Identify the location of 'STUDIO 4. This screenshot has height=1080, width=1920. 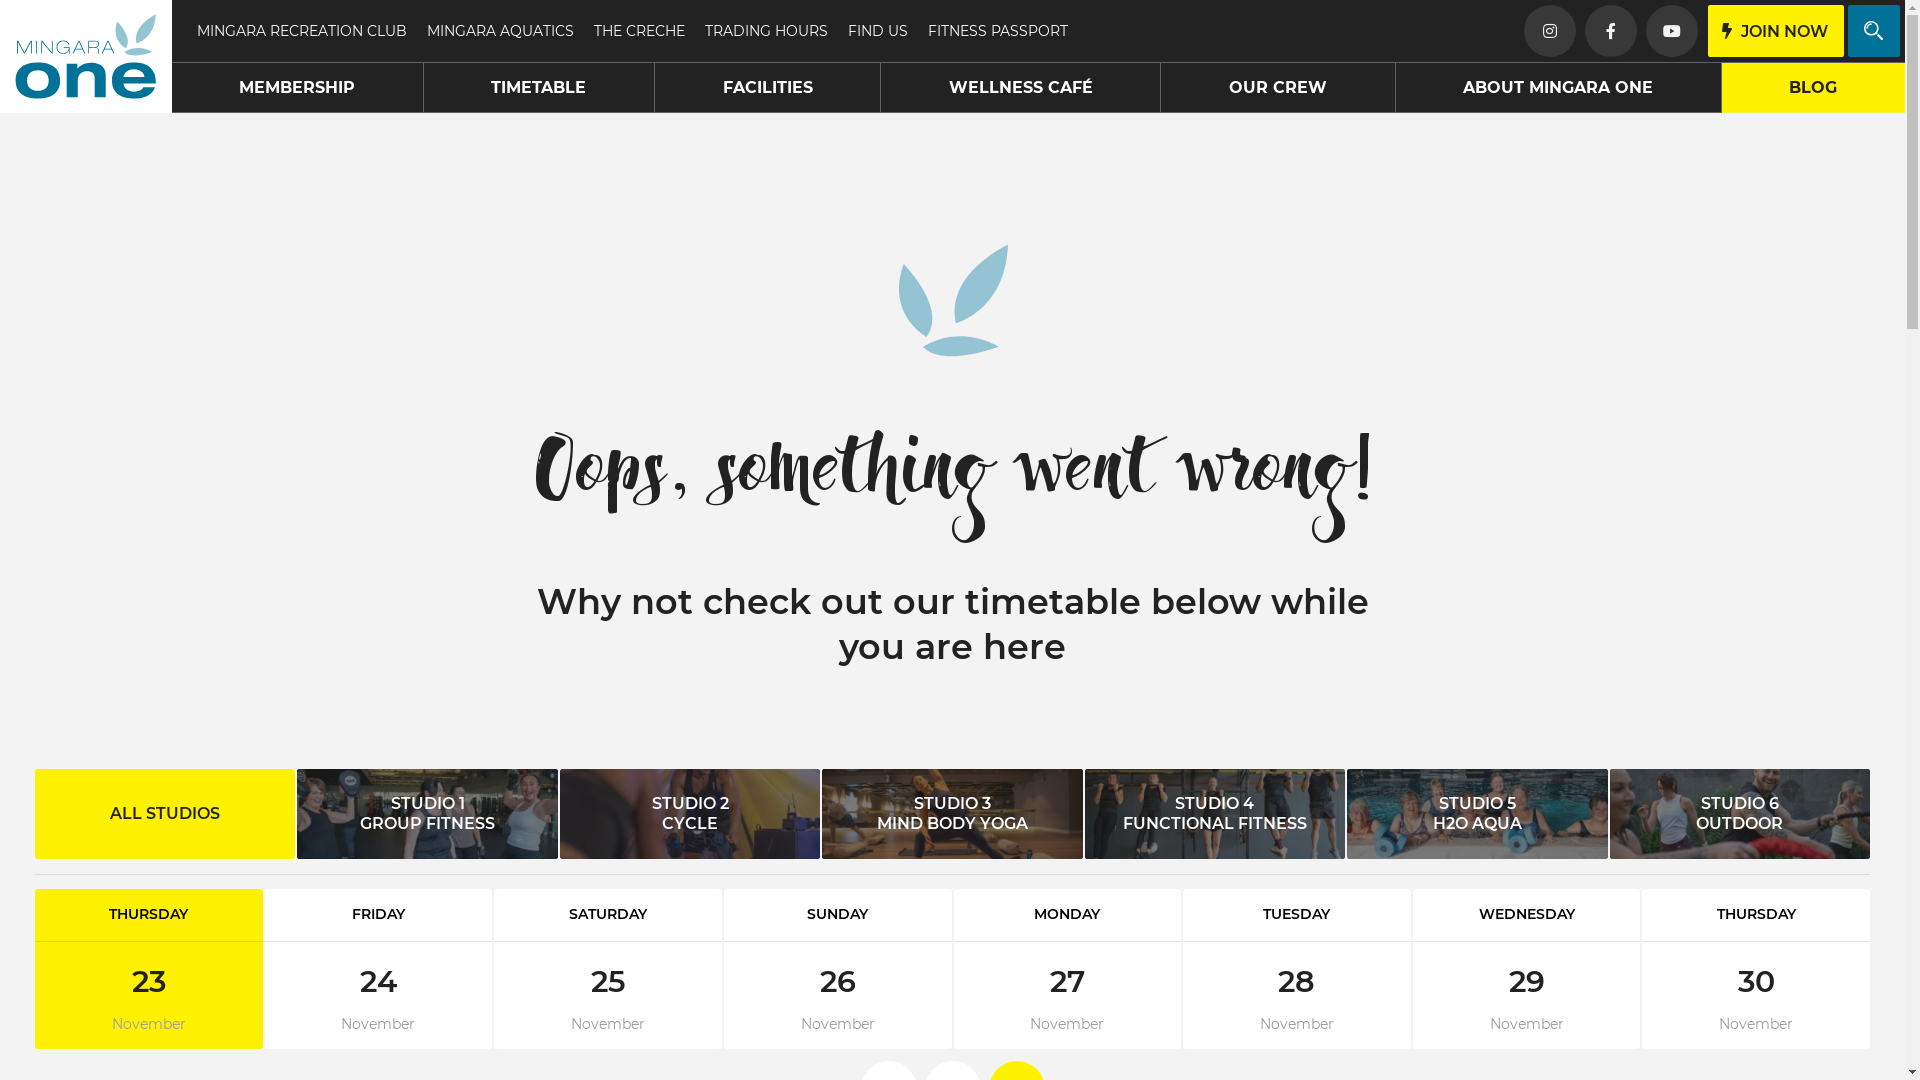
(1213, 813).